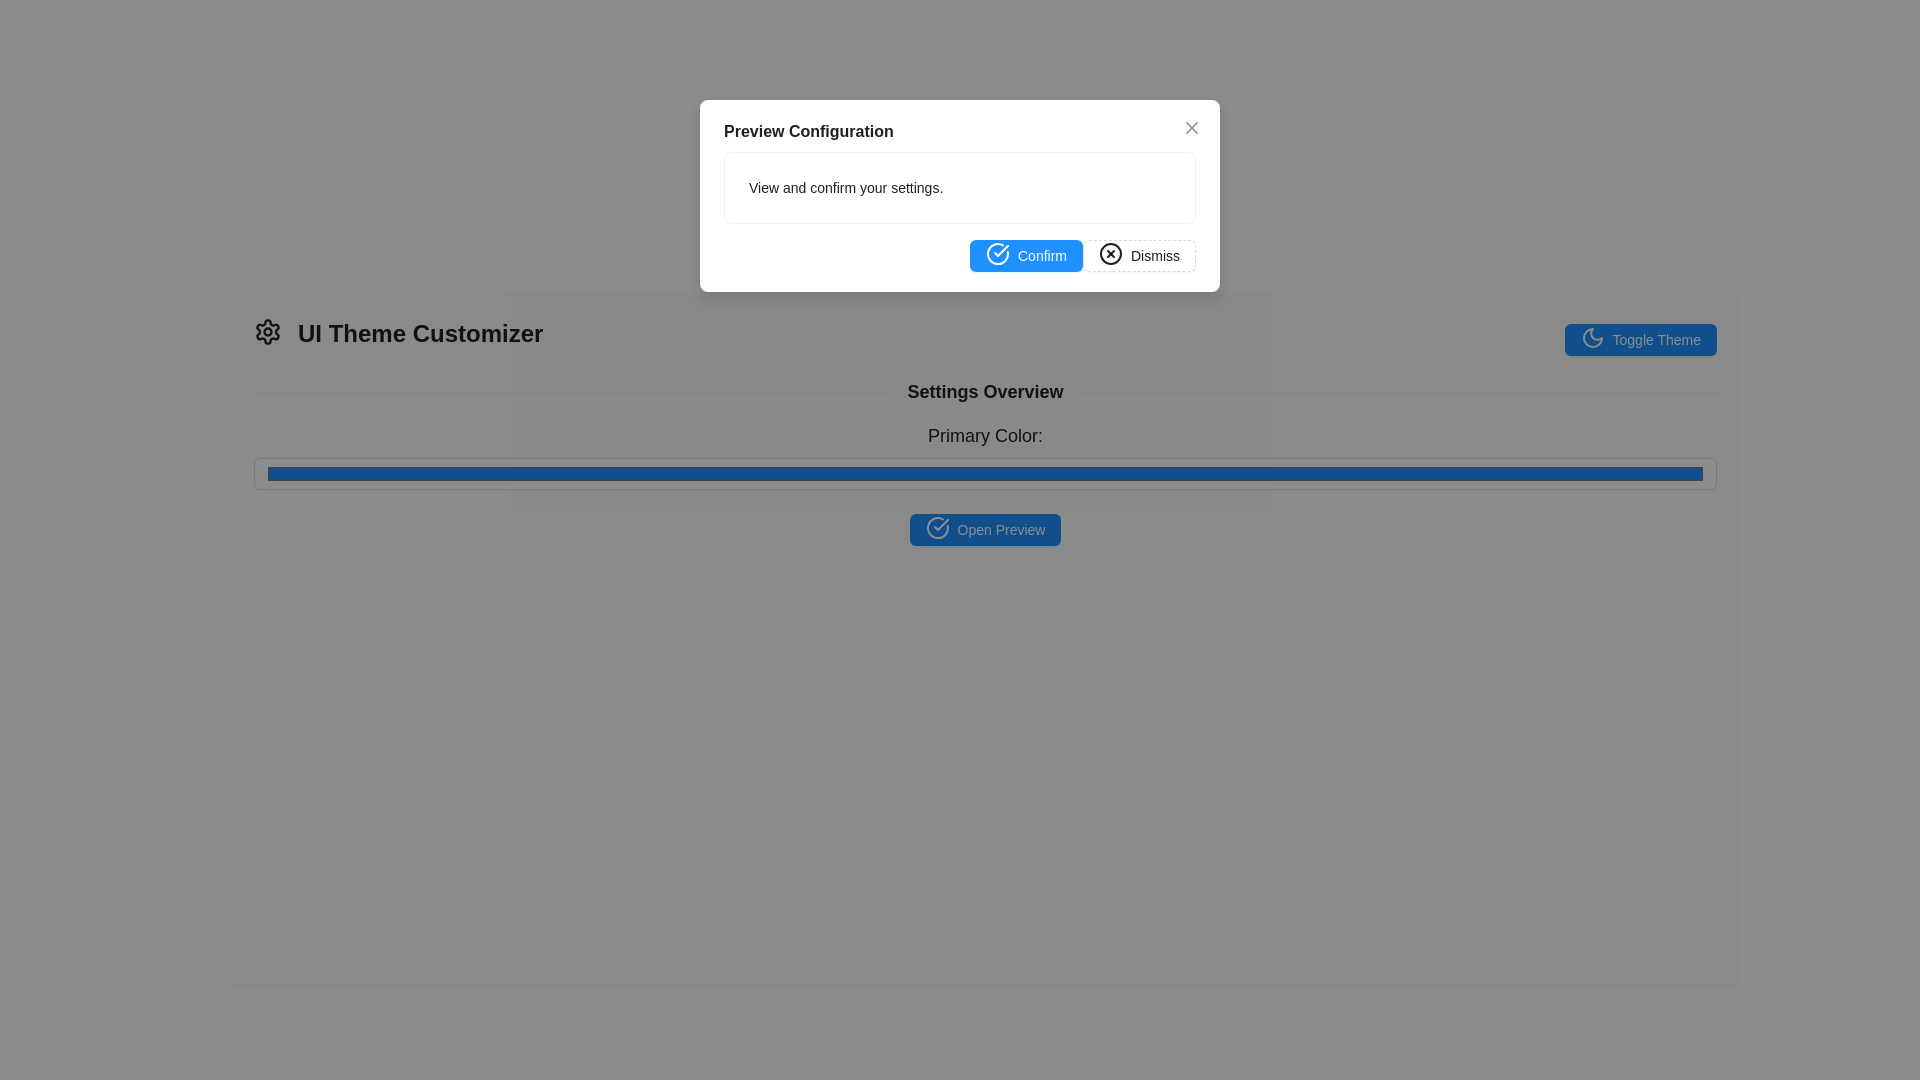 The width and height of the screenshot is (1920, 1080). I want to click on the button located under the 'Primary Color' section, so click(985, 528).